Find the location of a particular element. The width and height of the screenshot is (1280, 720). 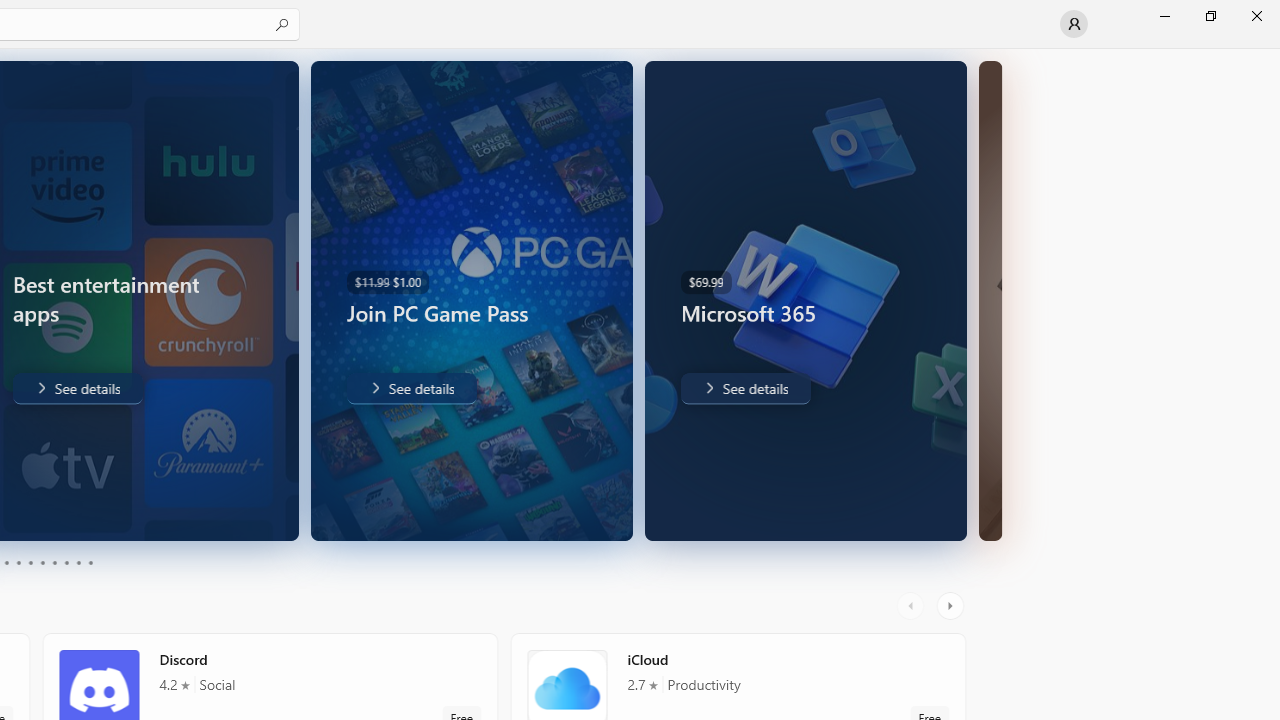

'Page 8' is located at coordinates (65, 563).